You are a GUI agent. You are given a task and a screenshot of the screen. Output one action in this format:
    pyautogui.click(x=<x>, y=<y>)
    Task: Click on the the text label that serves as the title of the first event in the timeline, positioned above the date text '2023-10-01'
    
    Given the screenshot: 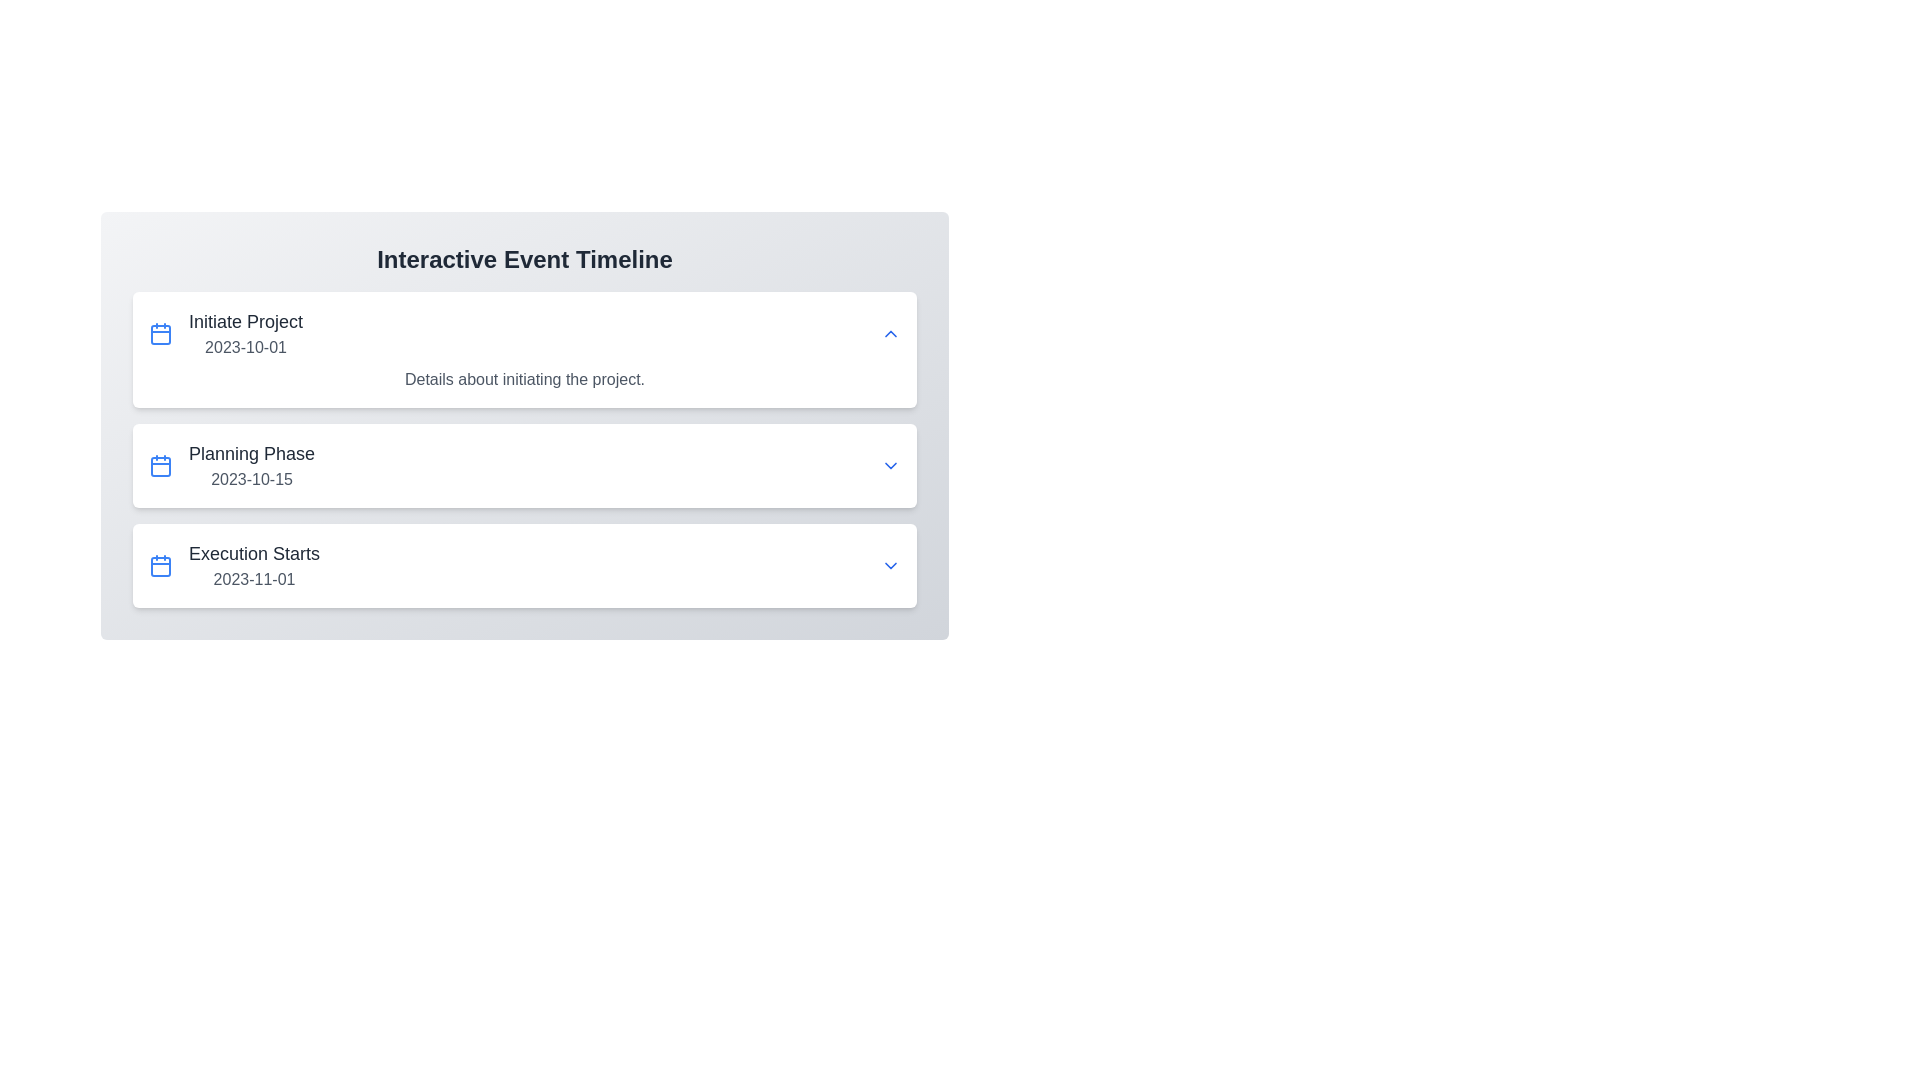 What is the action you would take?
    pyautogui.click(x=244, y=320)
    